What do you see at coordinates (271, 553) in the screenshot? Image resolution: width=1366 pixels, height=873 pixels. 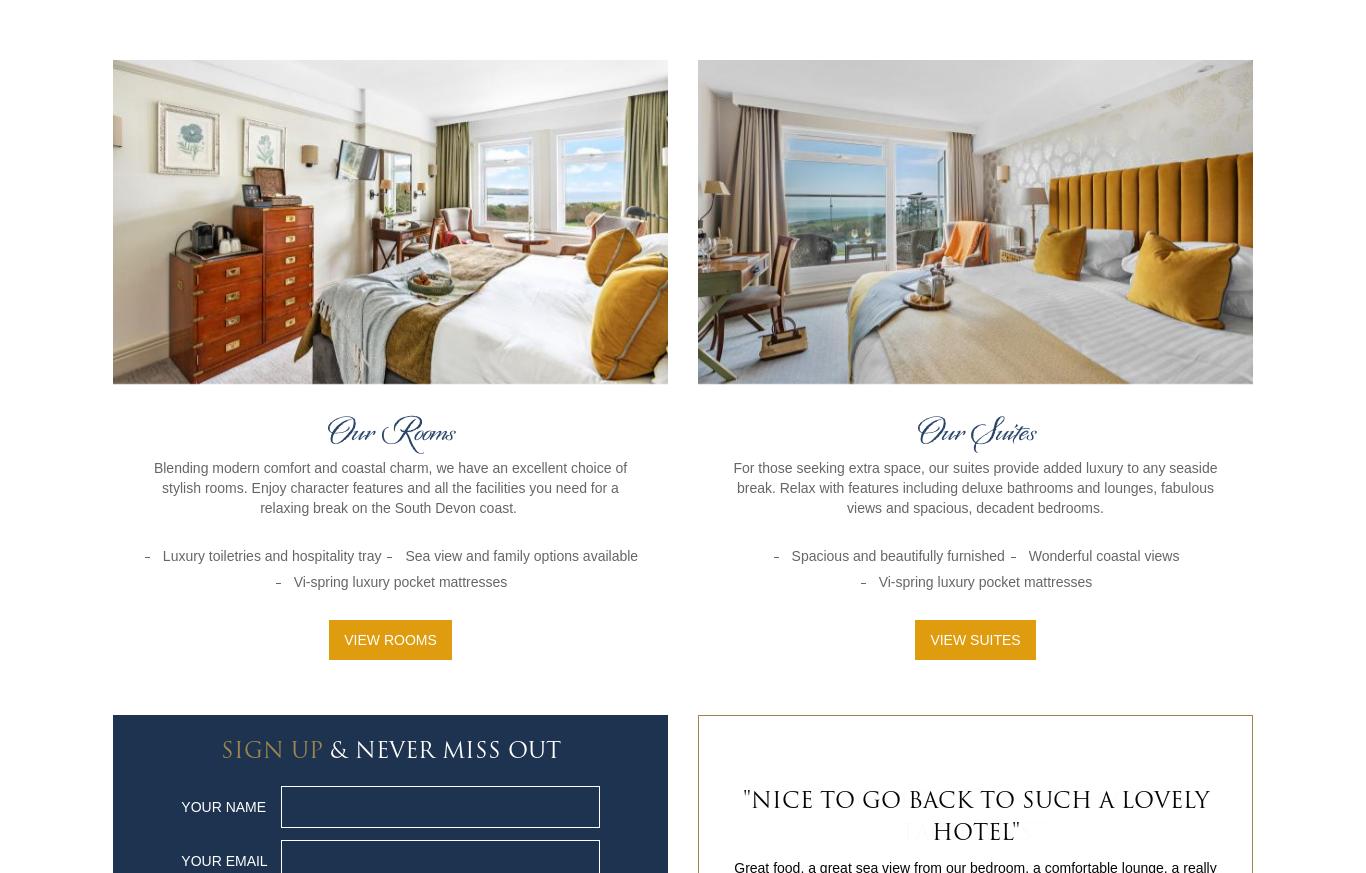 I see `'Luxury toiletries and hospitality tray'` at bounding box center [271, 553].